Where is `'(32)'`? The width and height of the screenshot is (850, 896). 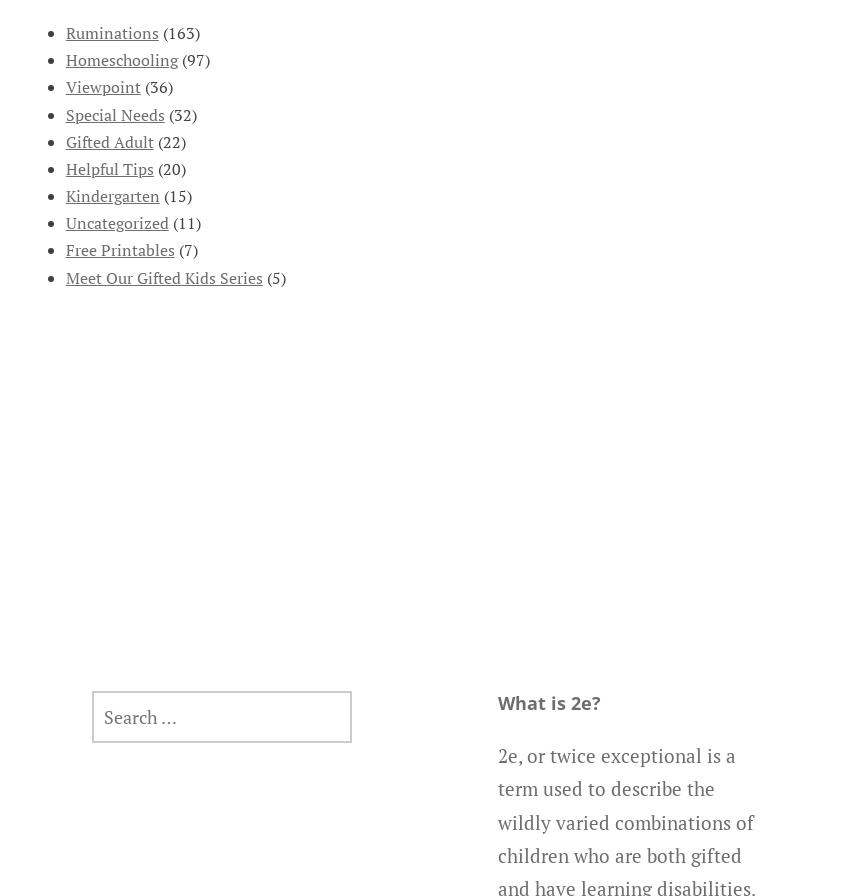 '(32)' is located at coordinates (179, 113).